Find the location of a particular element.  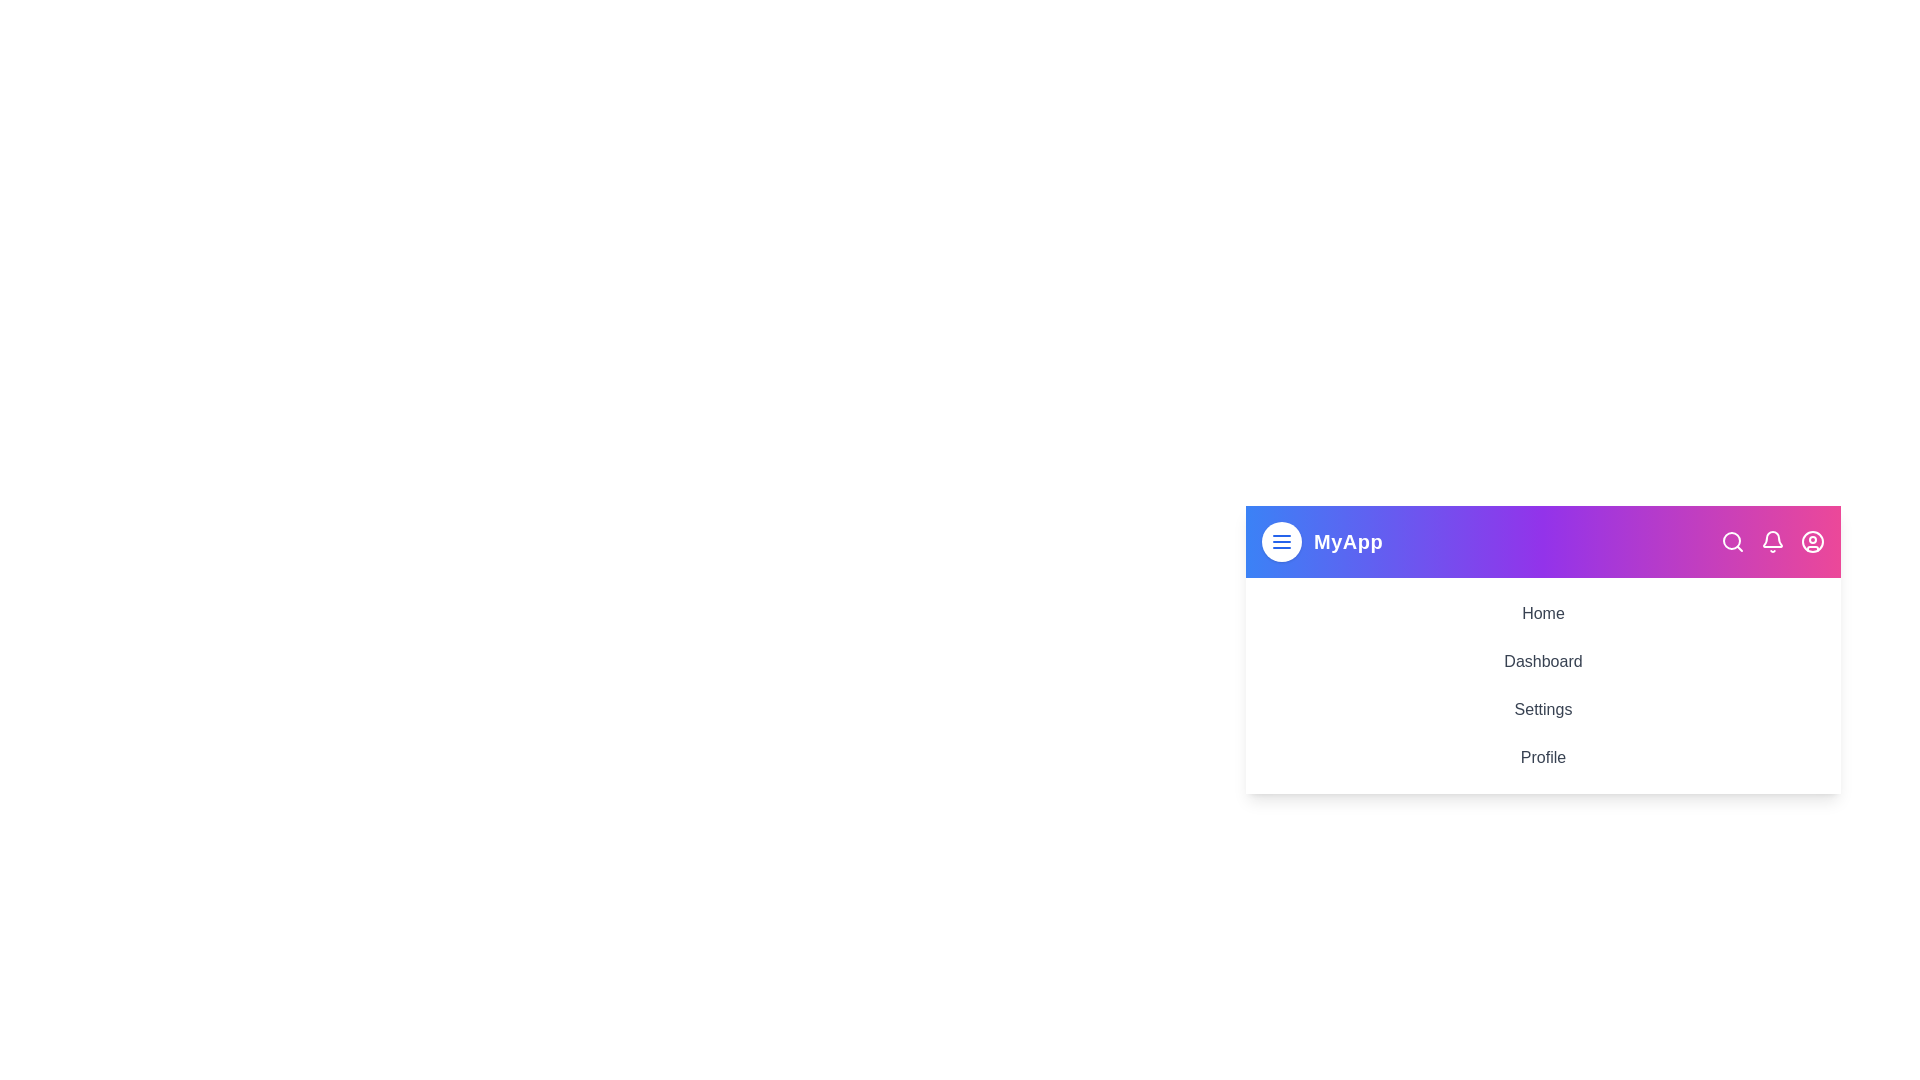

the search icon in the ModernAppBar is located at coordinates (1731, 542).